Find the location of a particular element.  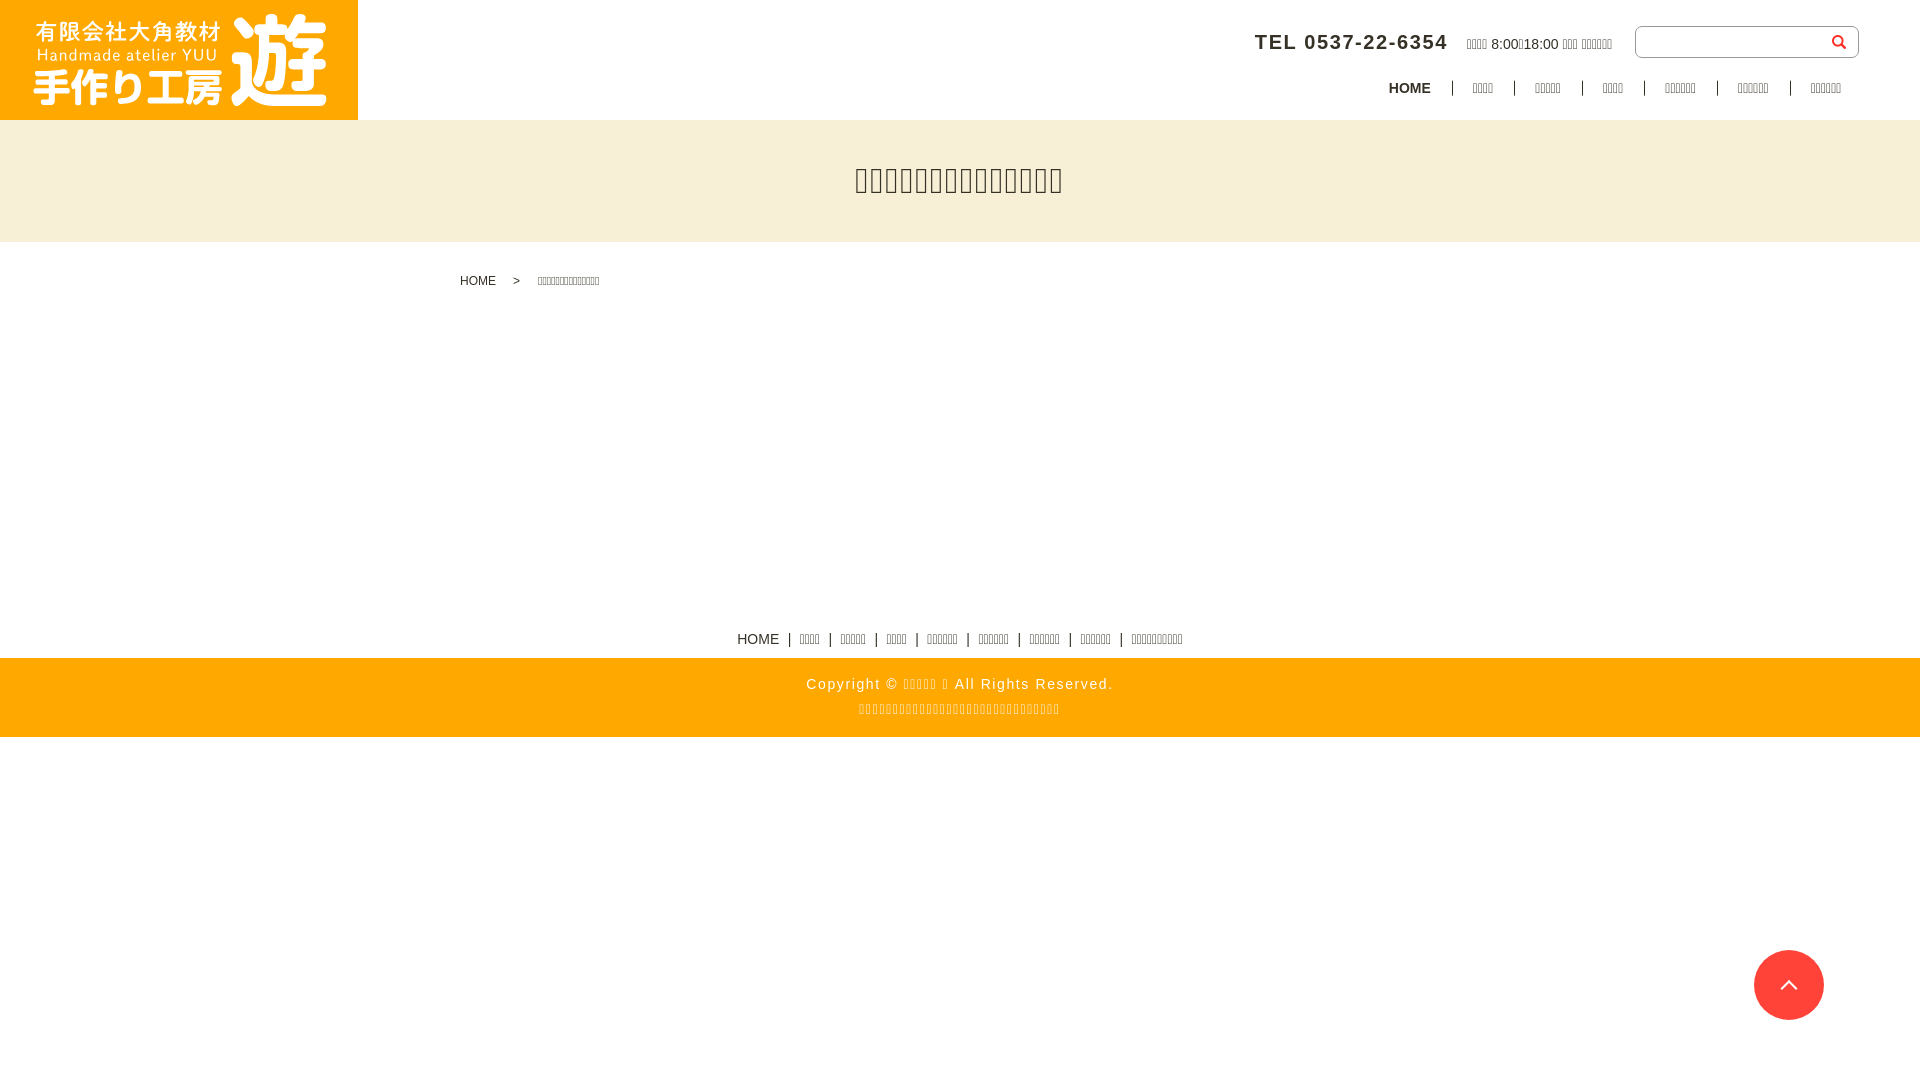

'HOME' is located at coordinates (1409, 88).